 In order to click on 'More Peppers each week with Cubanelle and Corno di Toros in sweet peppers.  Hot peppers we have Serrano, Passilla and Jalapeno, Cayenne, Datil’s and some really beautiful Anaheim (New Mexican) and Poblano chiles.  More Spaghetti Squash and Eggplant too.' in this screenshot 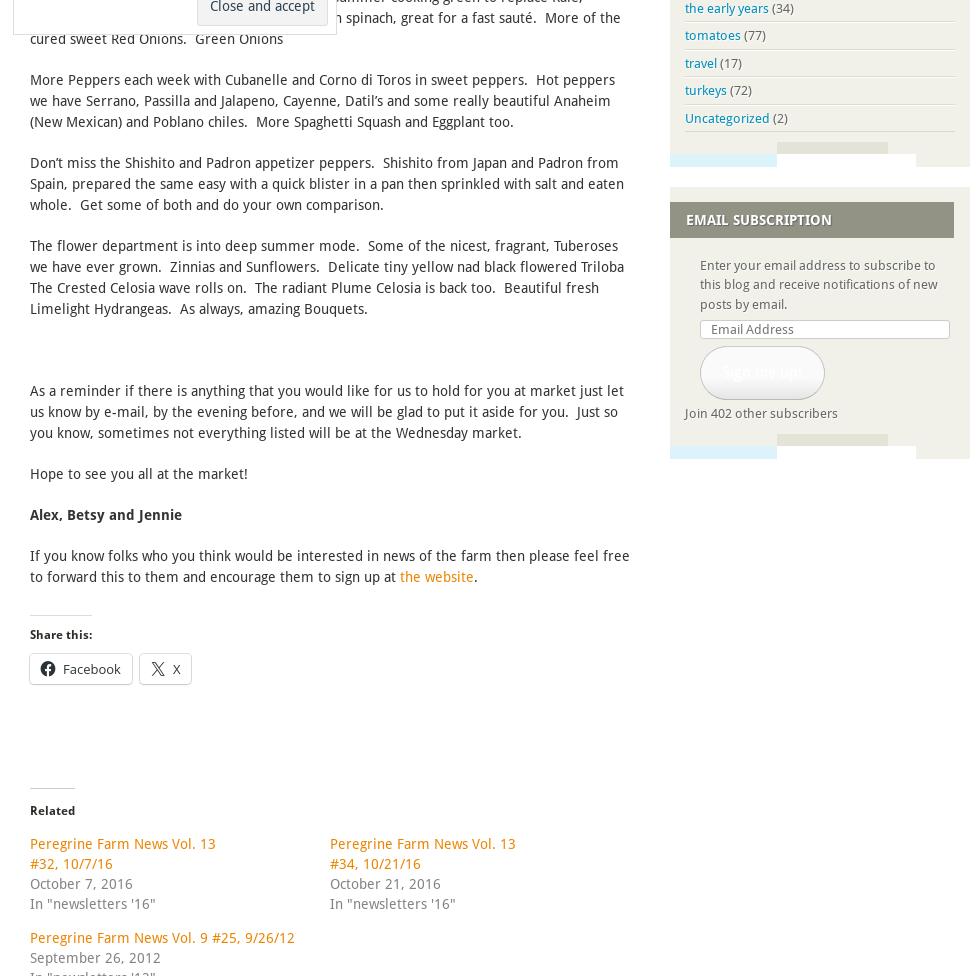, I will do `click(322, 100)`.